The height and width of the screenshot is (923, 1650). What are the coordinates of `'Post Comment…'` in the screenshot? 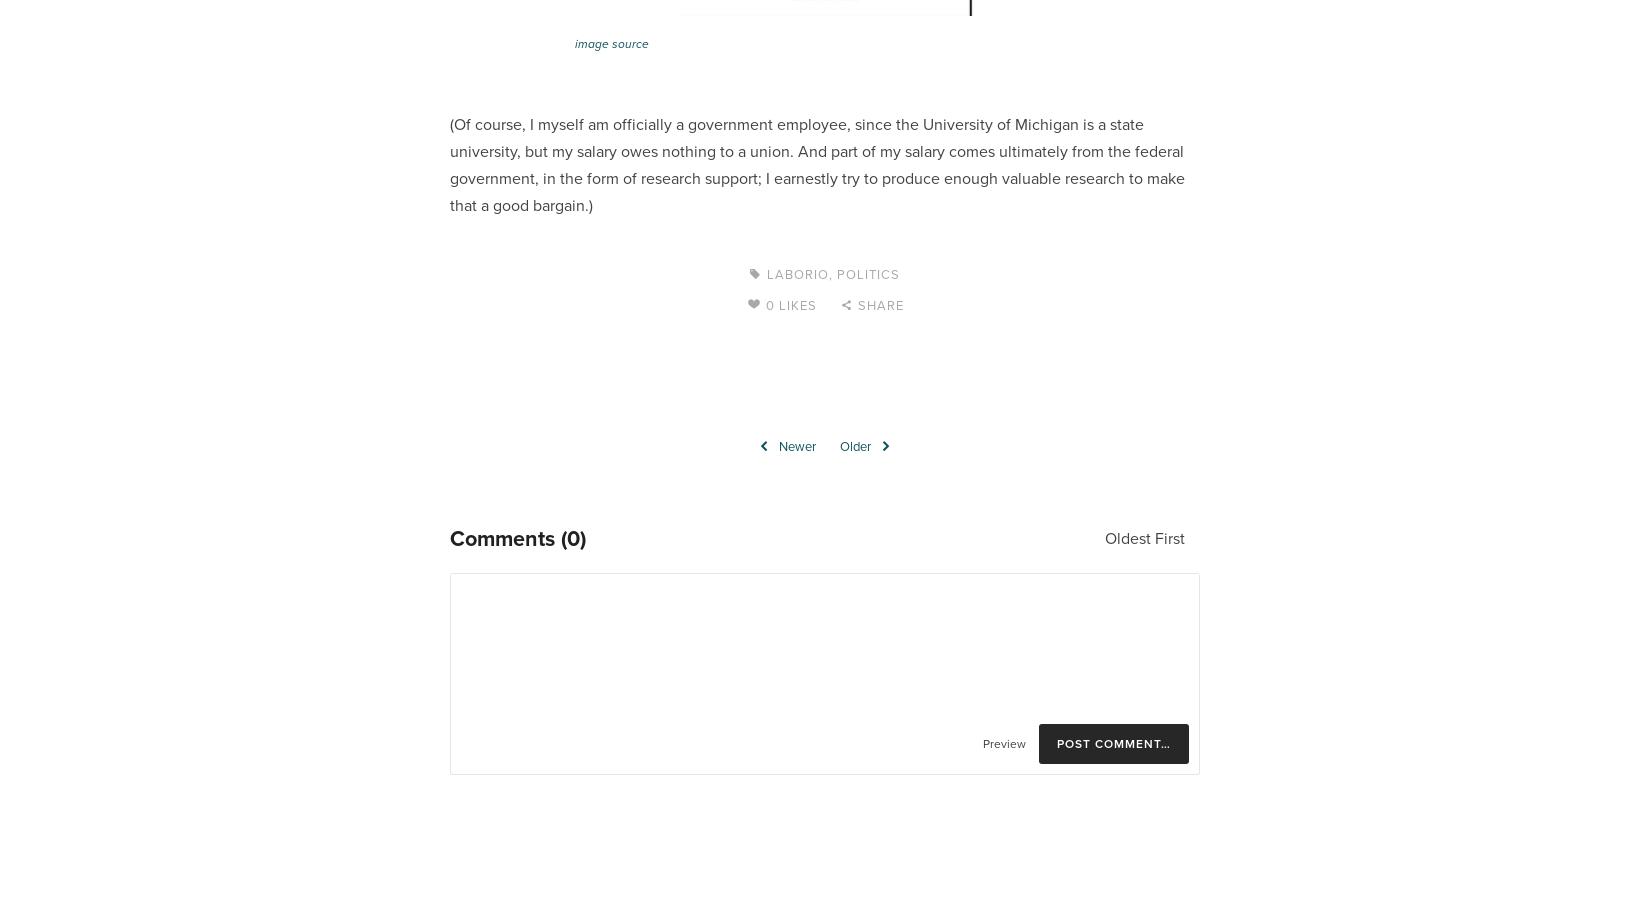 It's located at (1114, 743).